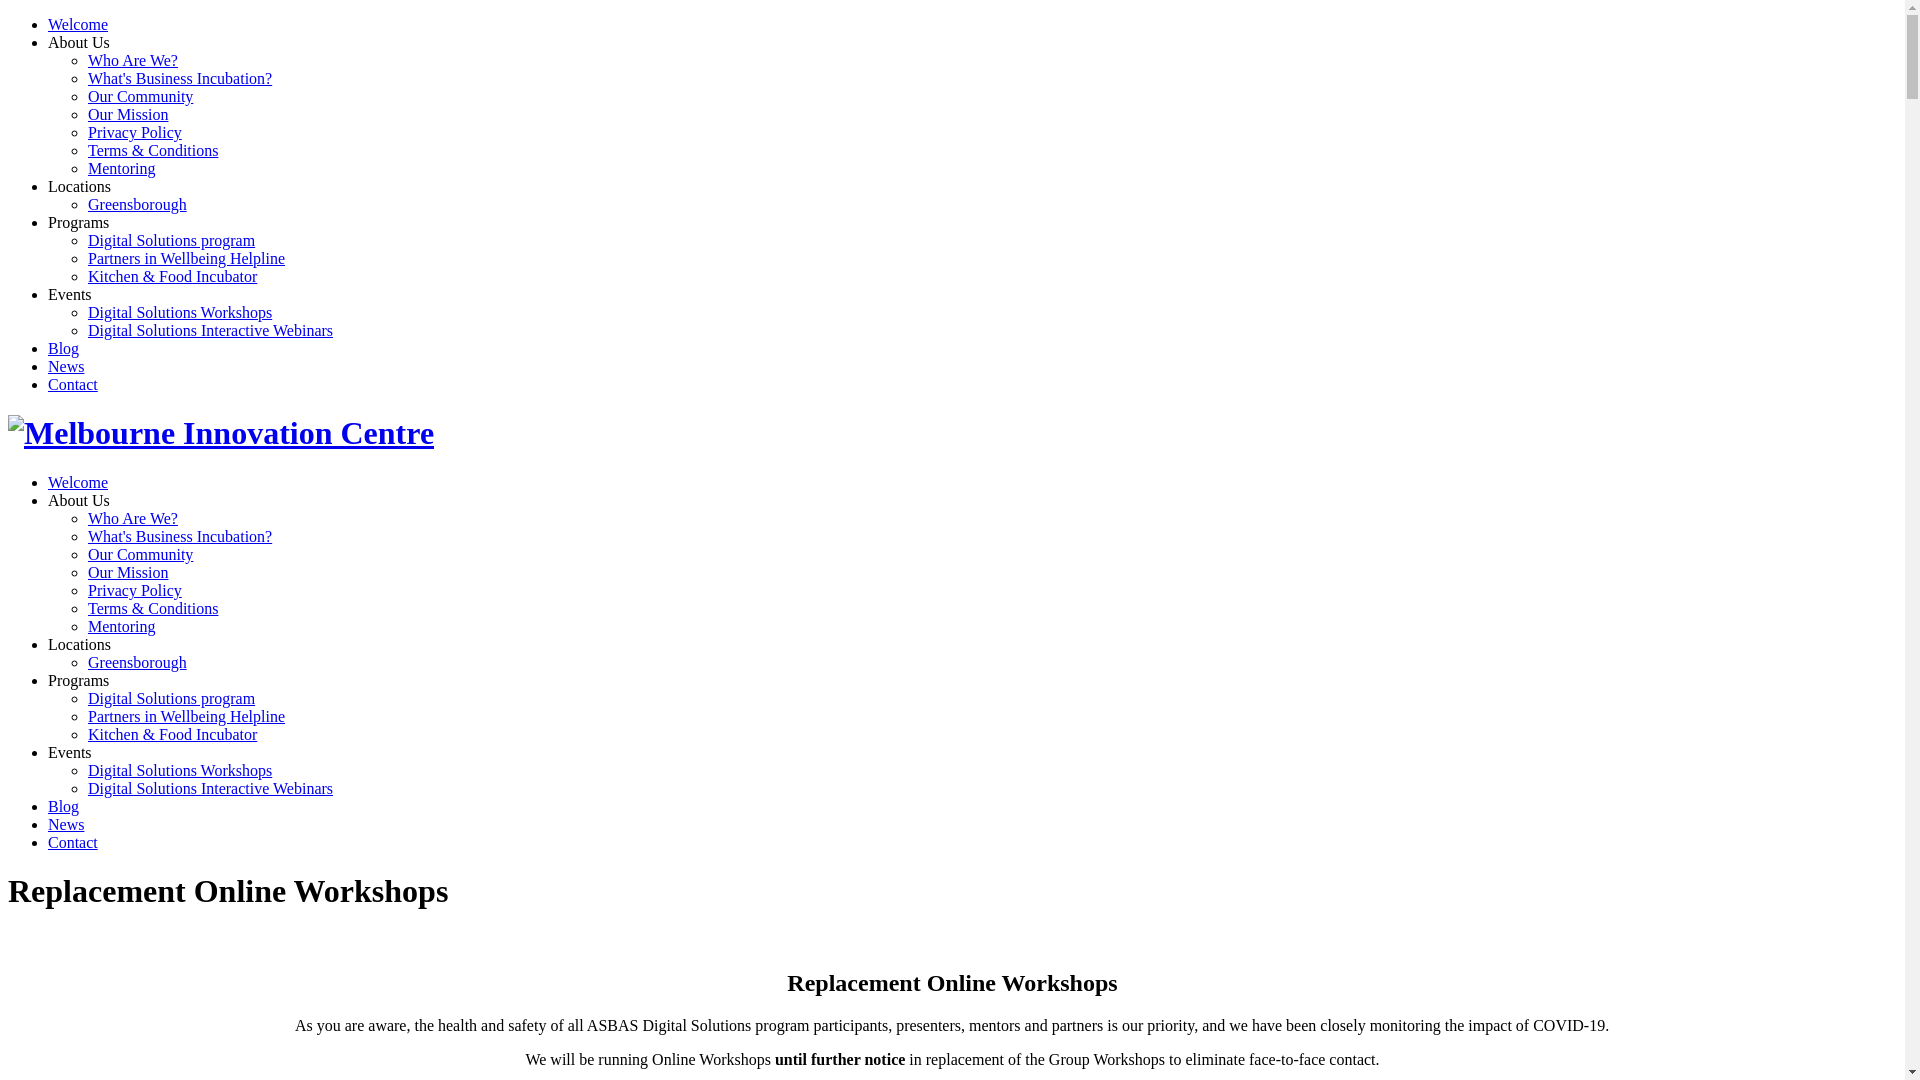 Image resolution: width=1920 pixels, height=1080 pixels. Describe the element at coordinates (139, 554) in the screenshot. I see `'Our Community'` at that location.